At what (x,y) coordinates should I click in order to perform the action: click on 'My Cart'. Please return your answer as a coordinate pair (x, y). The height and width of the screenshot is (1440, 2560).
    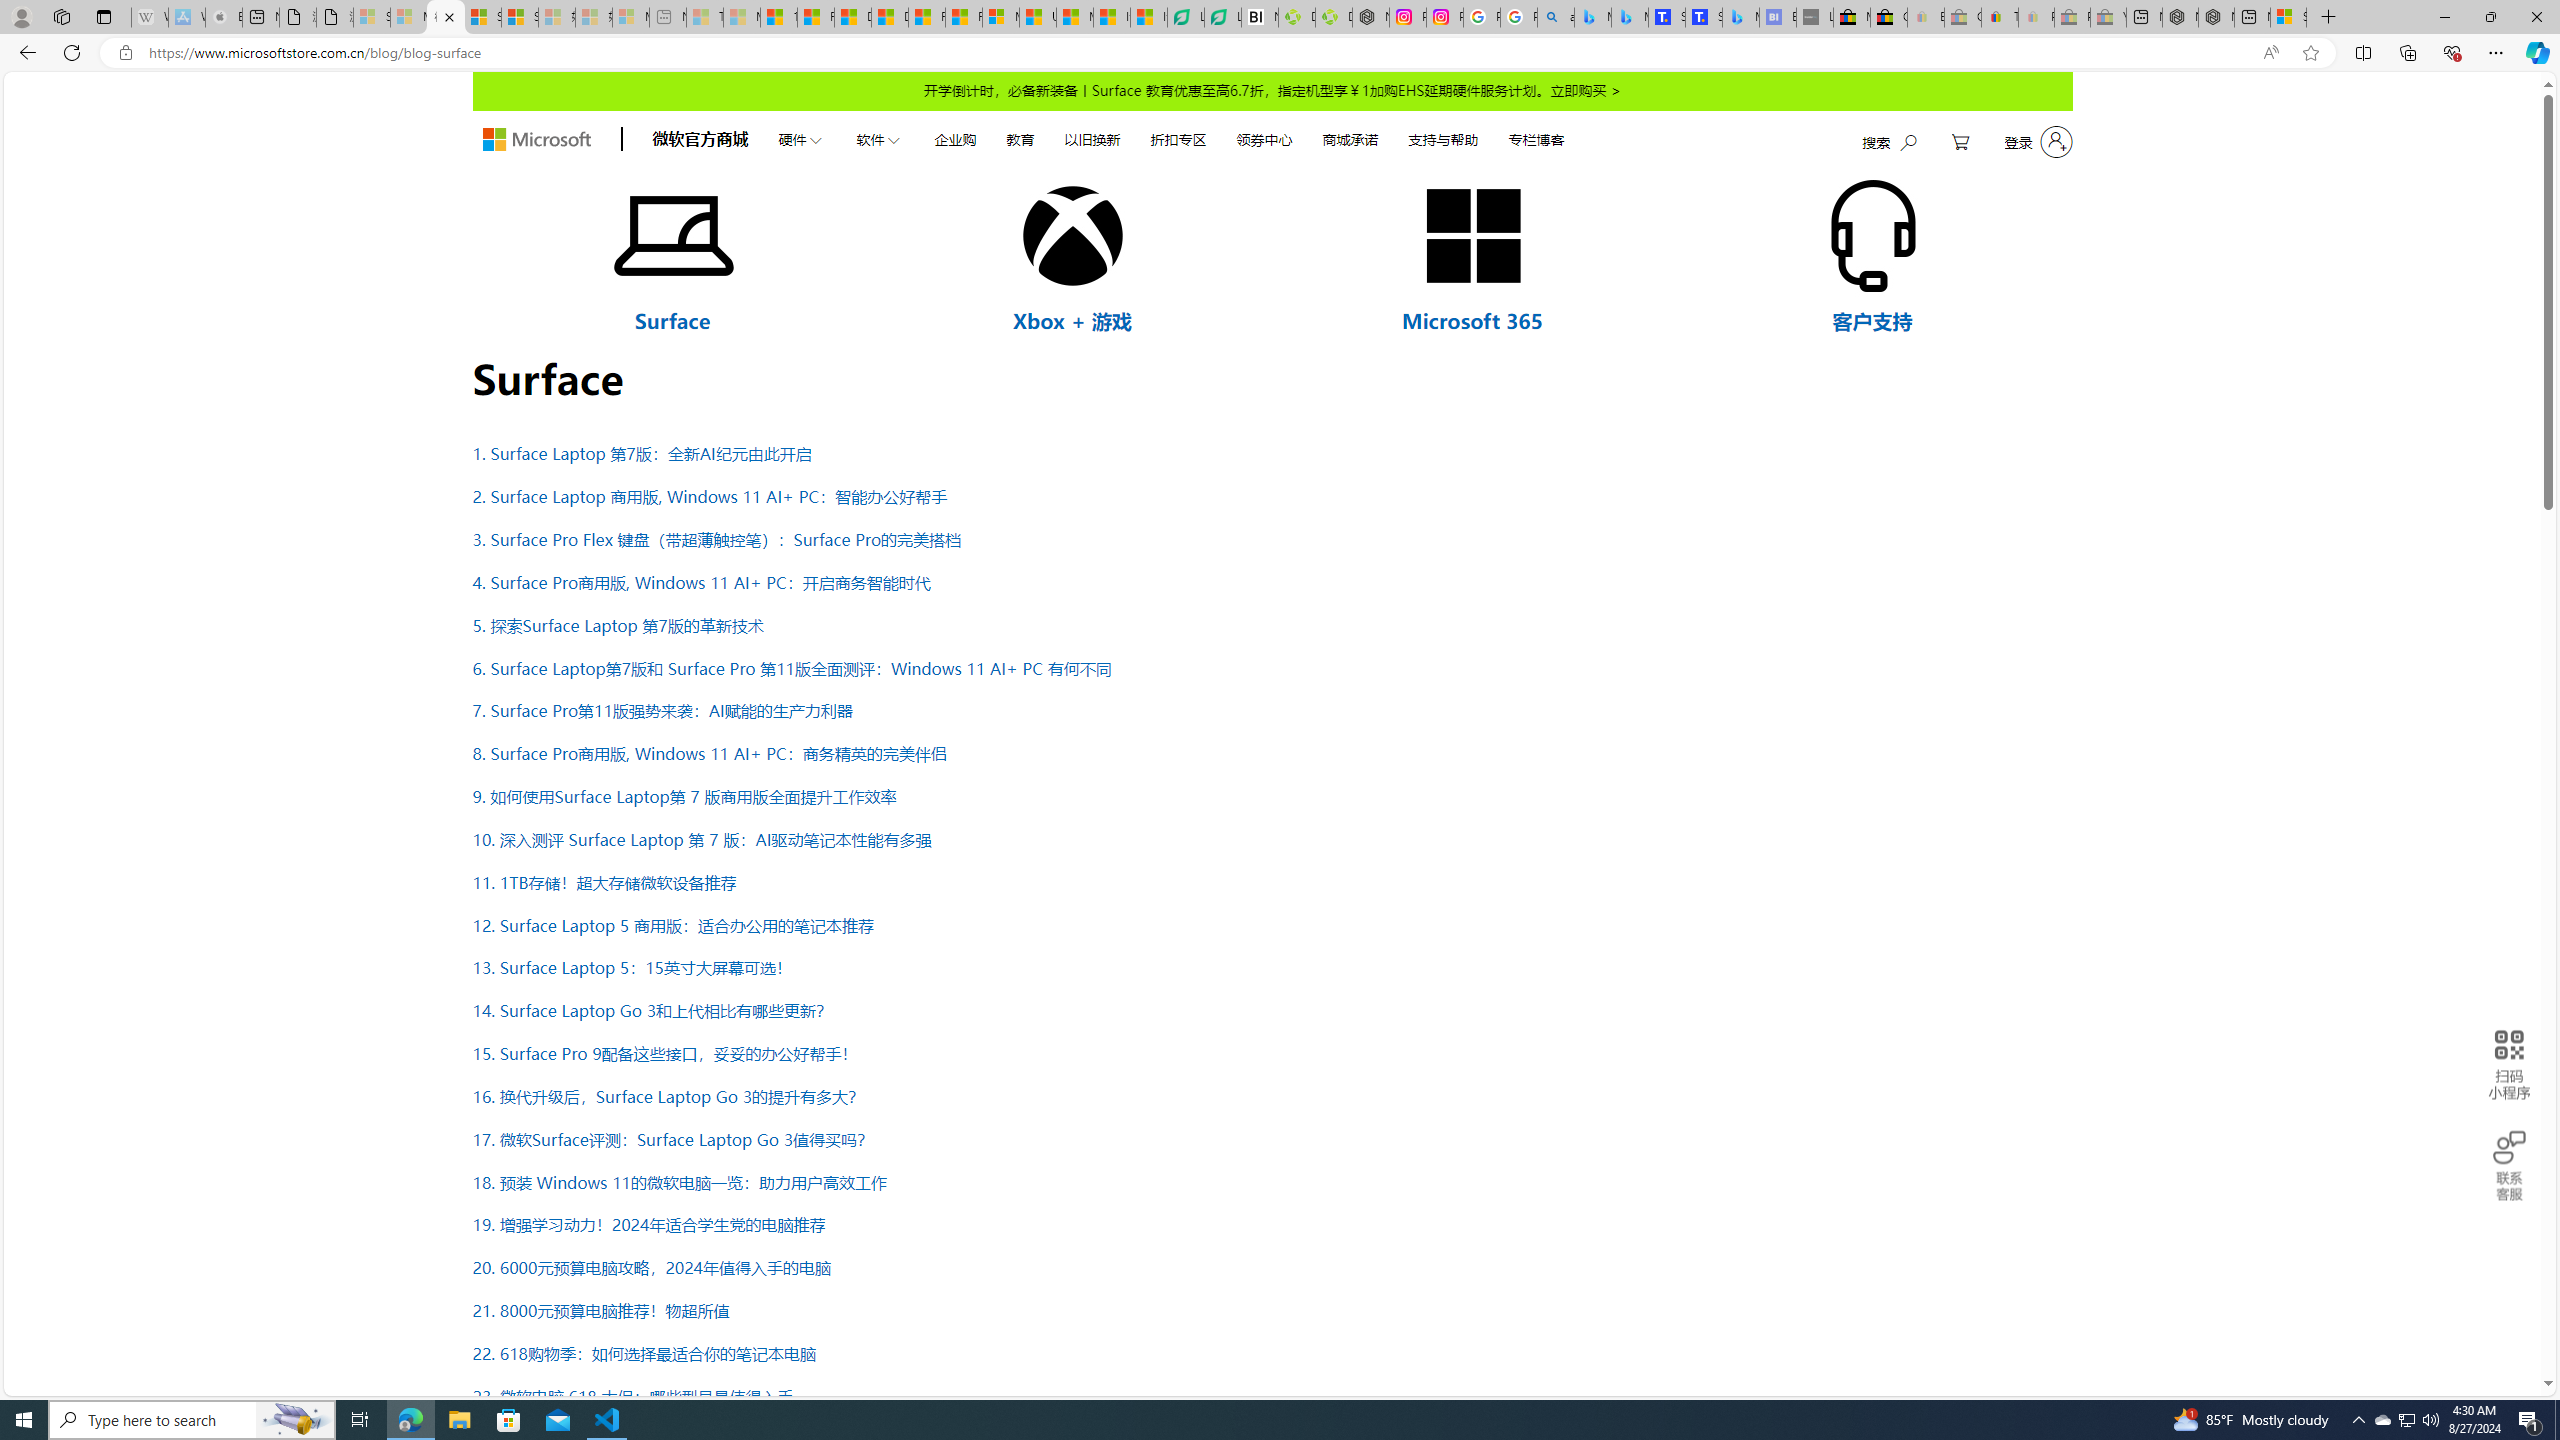
    Looking at the image, I should click on (1960, 141).